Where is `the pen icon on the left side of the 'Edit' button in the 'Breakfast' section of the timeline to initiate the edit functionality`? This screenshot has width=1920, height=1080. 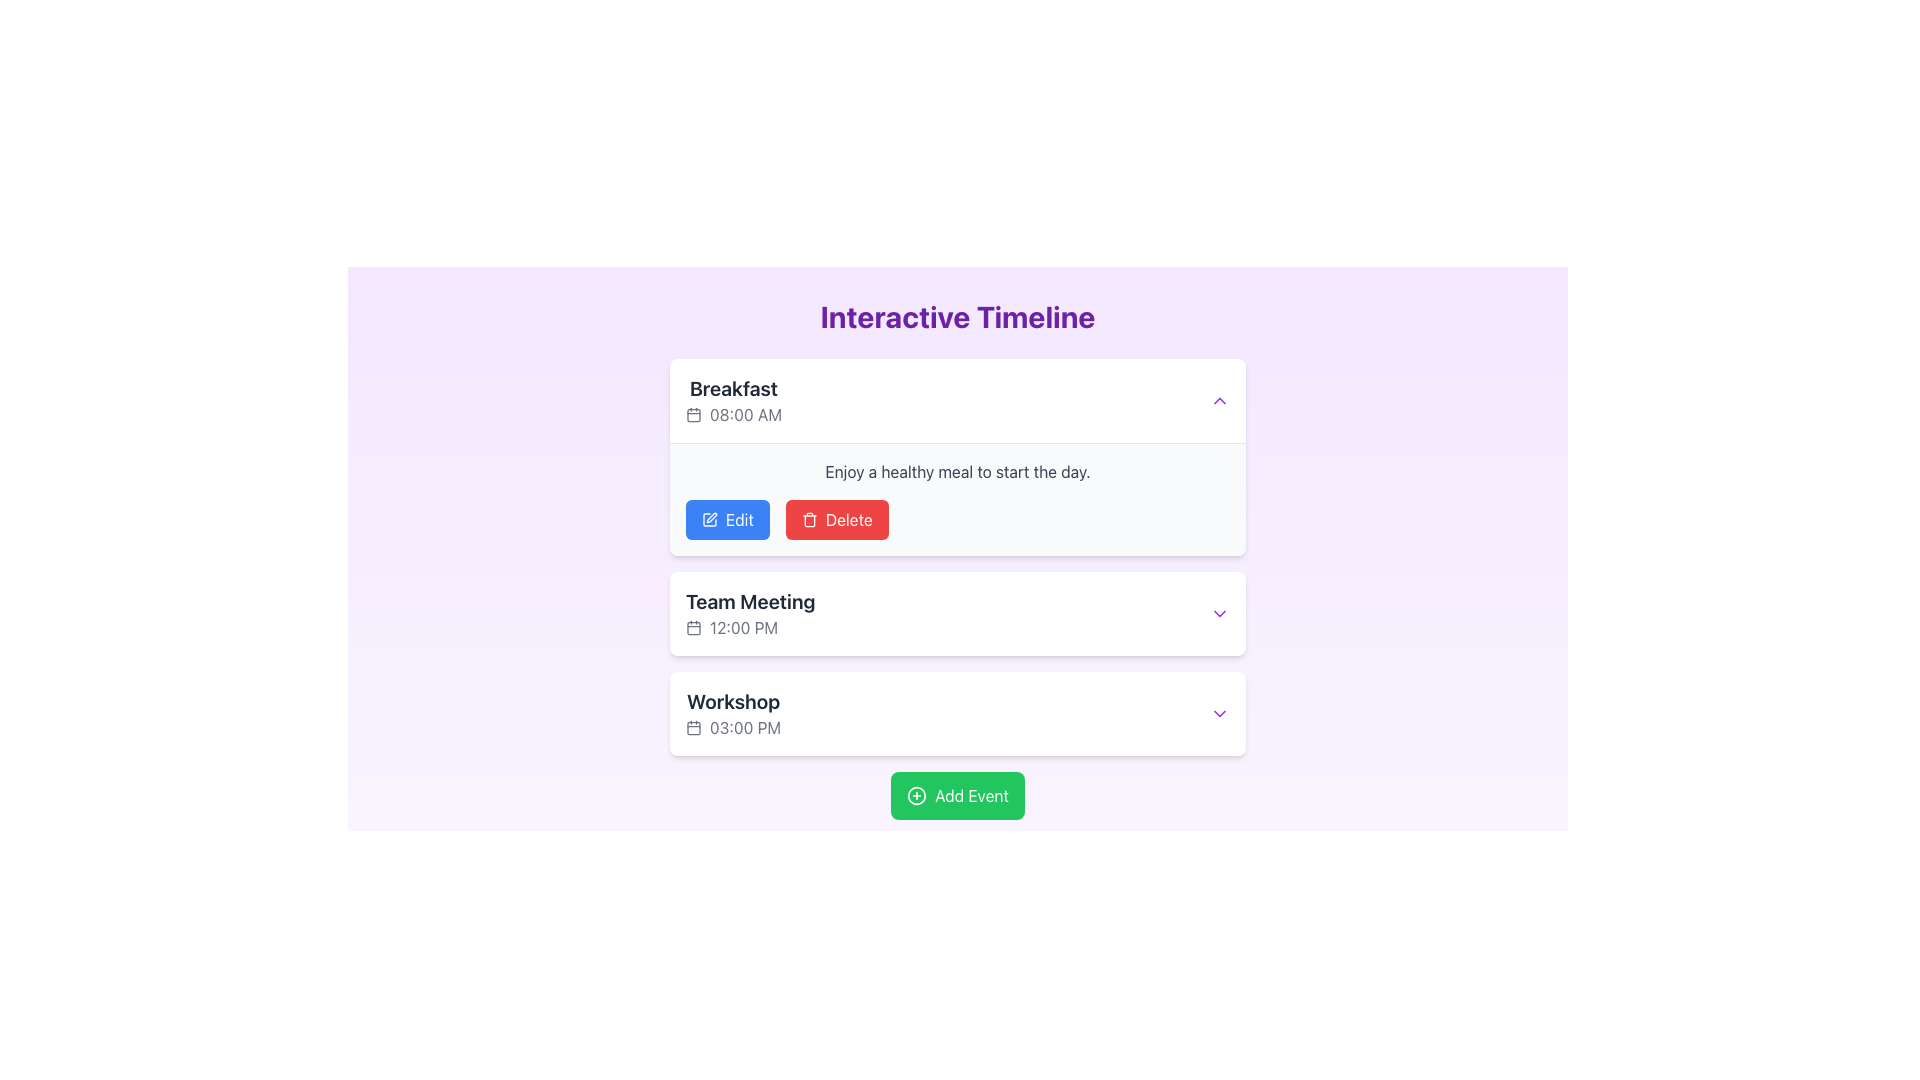
the pen icon on the left side of the 'Edit' button in the 'Breakfast' section of the timeline to initiate the edit functionality is located at coordinates (710, 519).